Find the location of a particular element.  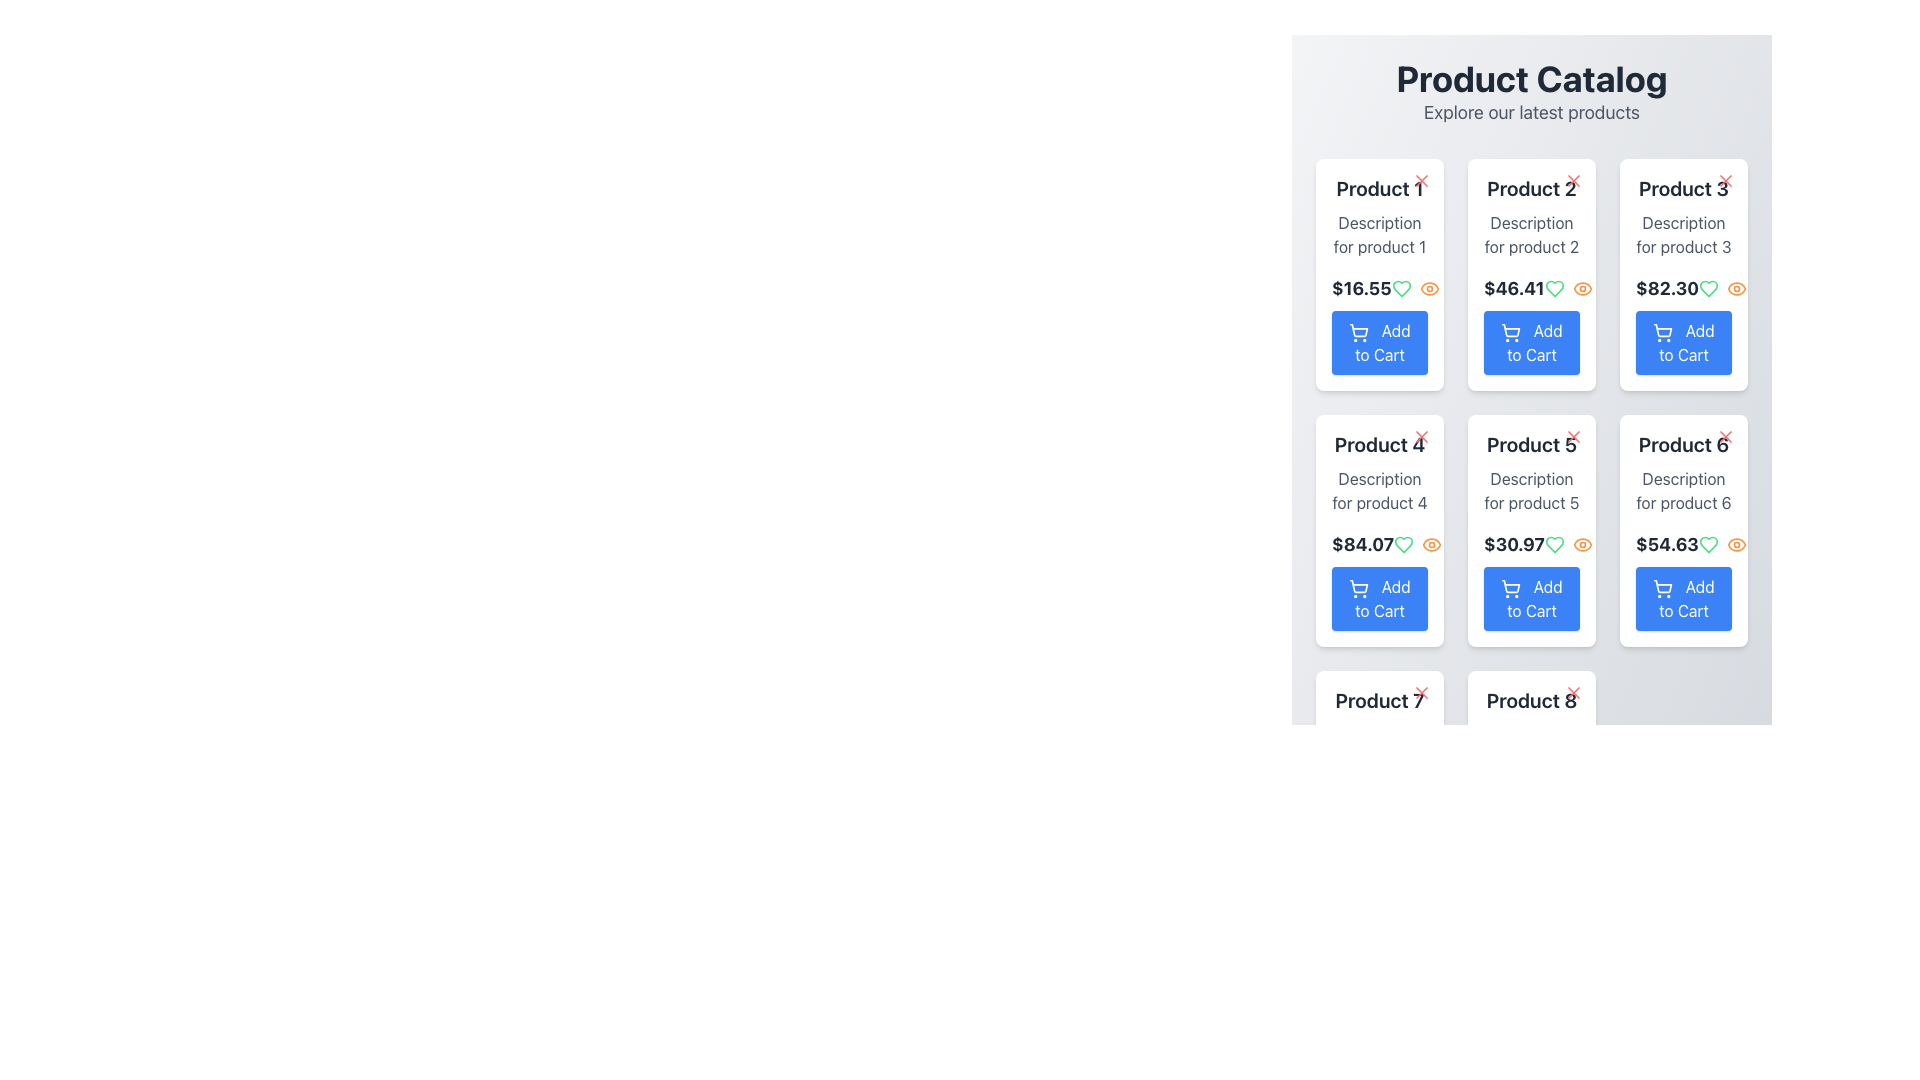

the price label for 'Product 2' located in the second row and first column of the product grid, situated above the 'Add to Cart' button is located at coordinates (1530, 289).